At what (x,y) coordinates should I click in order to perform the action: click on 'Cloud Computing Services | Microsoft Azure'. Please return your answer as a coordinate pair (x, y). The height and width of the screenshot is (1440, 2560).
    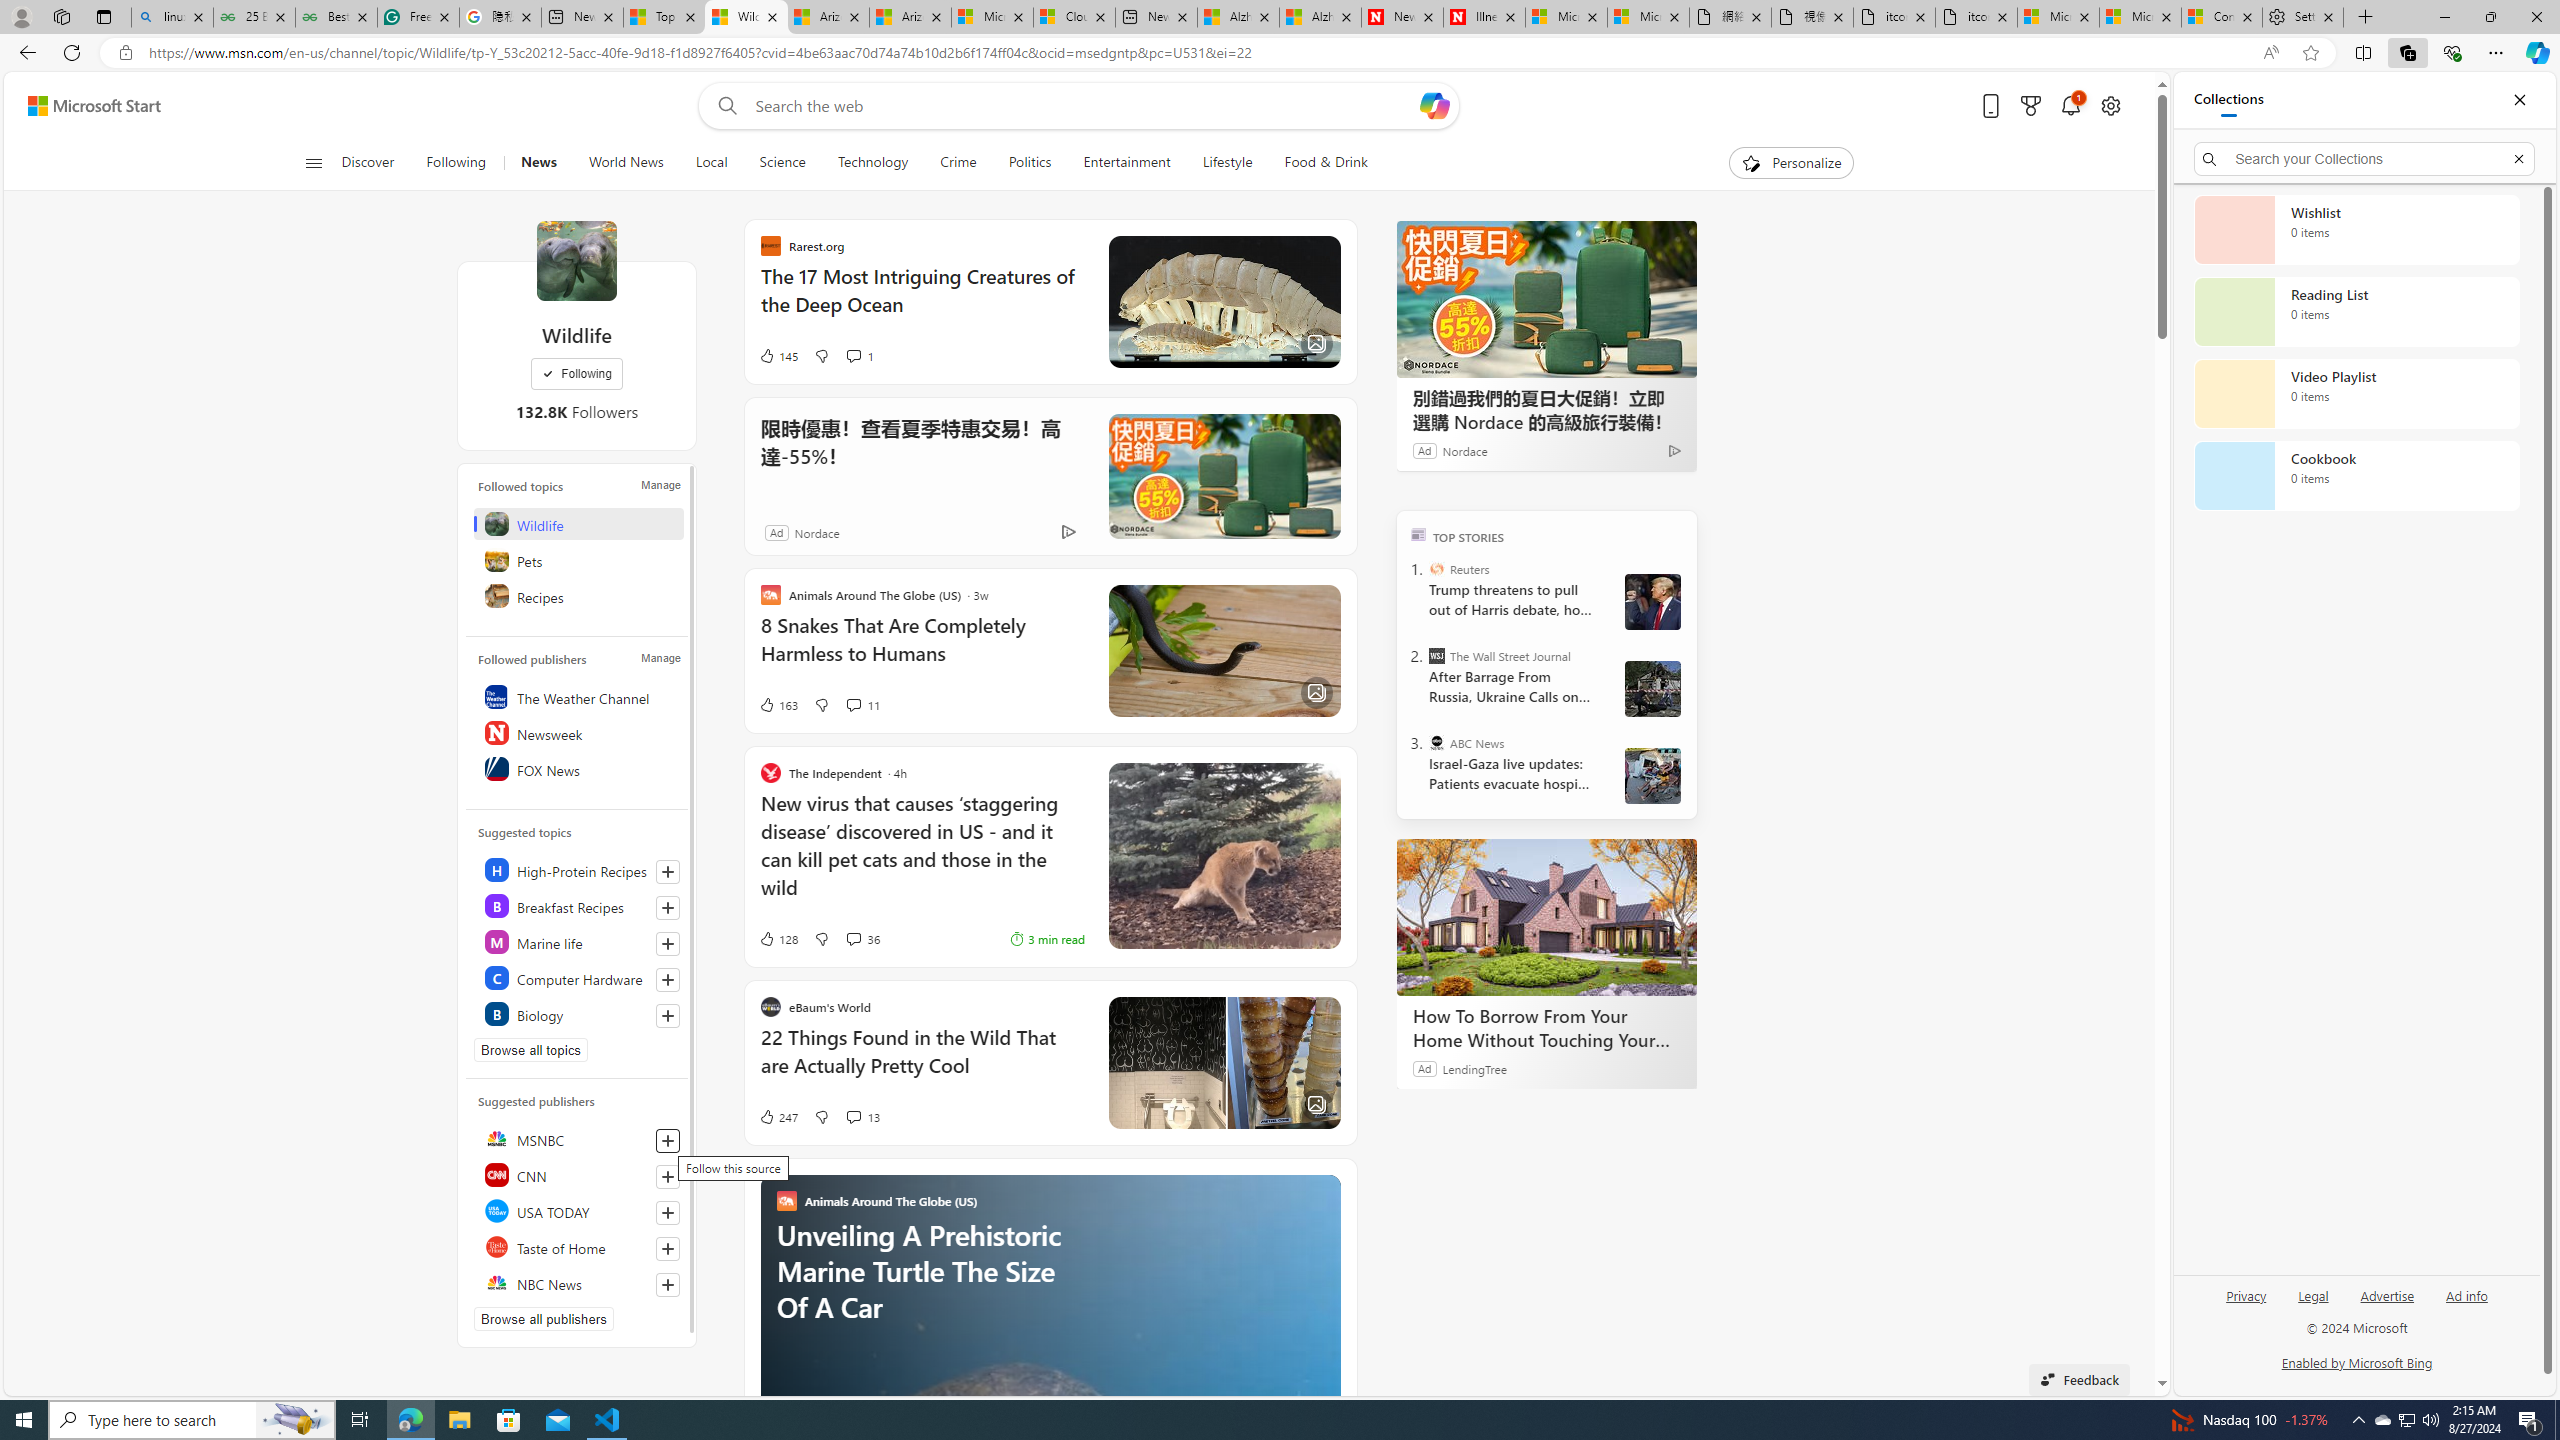
    Looking at the image, I should click on (1072, 16).